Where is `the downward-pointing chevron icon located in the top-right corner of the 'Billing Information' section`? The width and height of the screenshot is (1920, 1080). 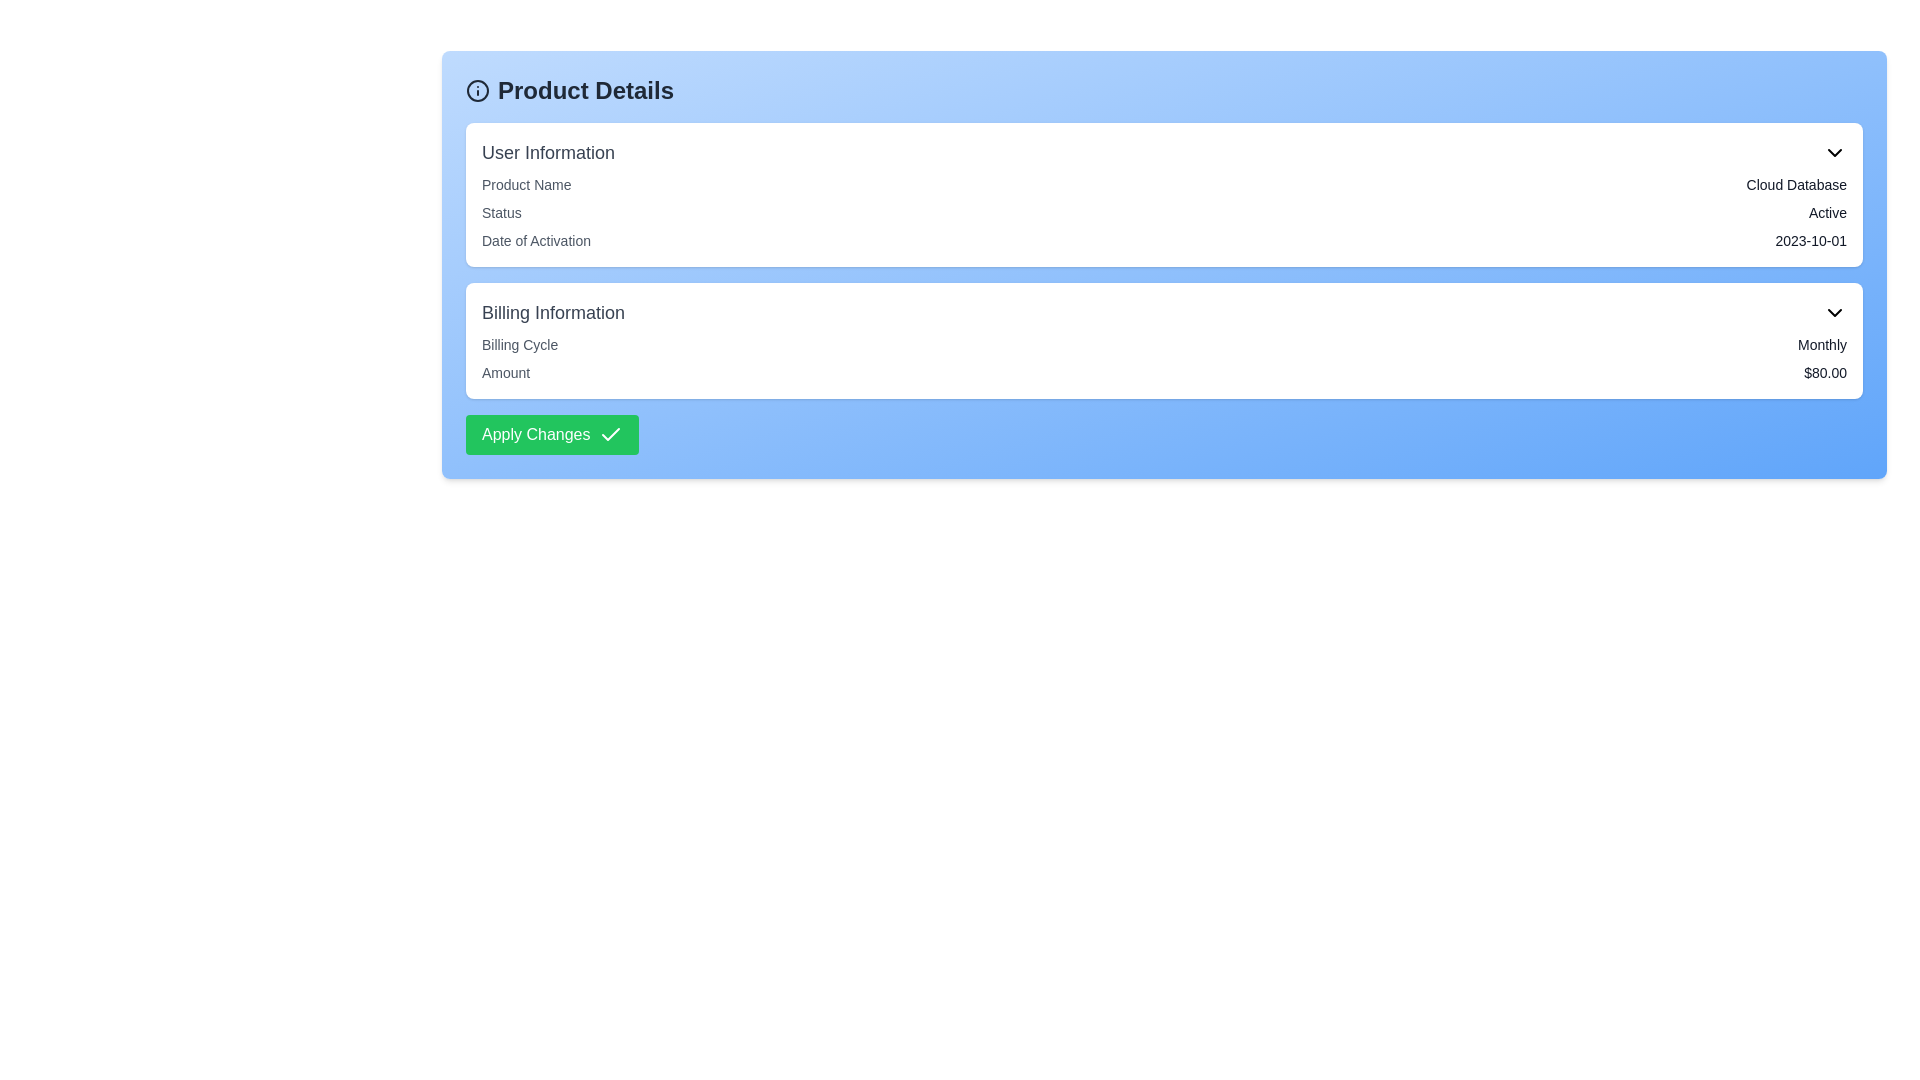 the downward-pointing chevron icon located in the top-right corner of the 'Billing Information' section is located at coordinates (1834, 312).